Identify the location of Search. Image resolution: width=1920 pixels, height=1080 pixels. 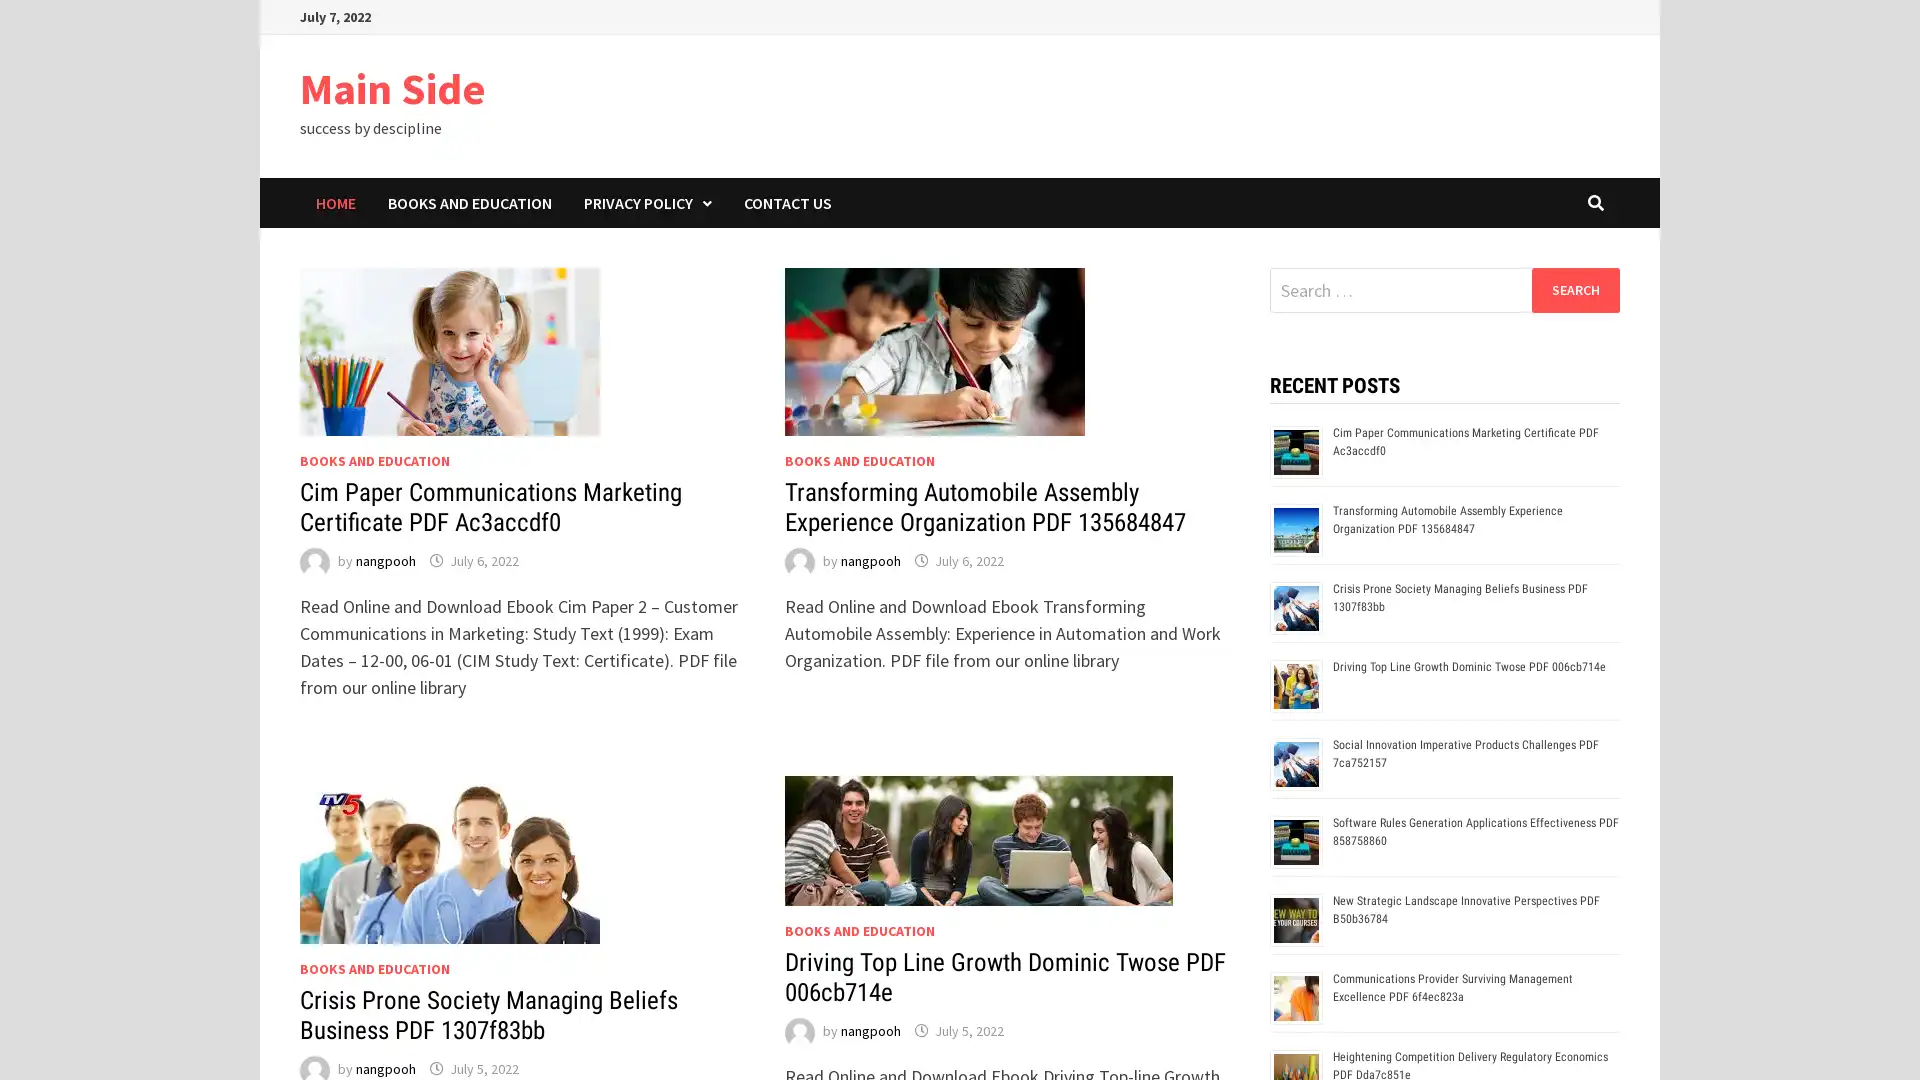
(1574, 289).